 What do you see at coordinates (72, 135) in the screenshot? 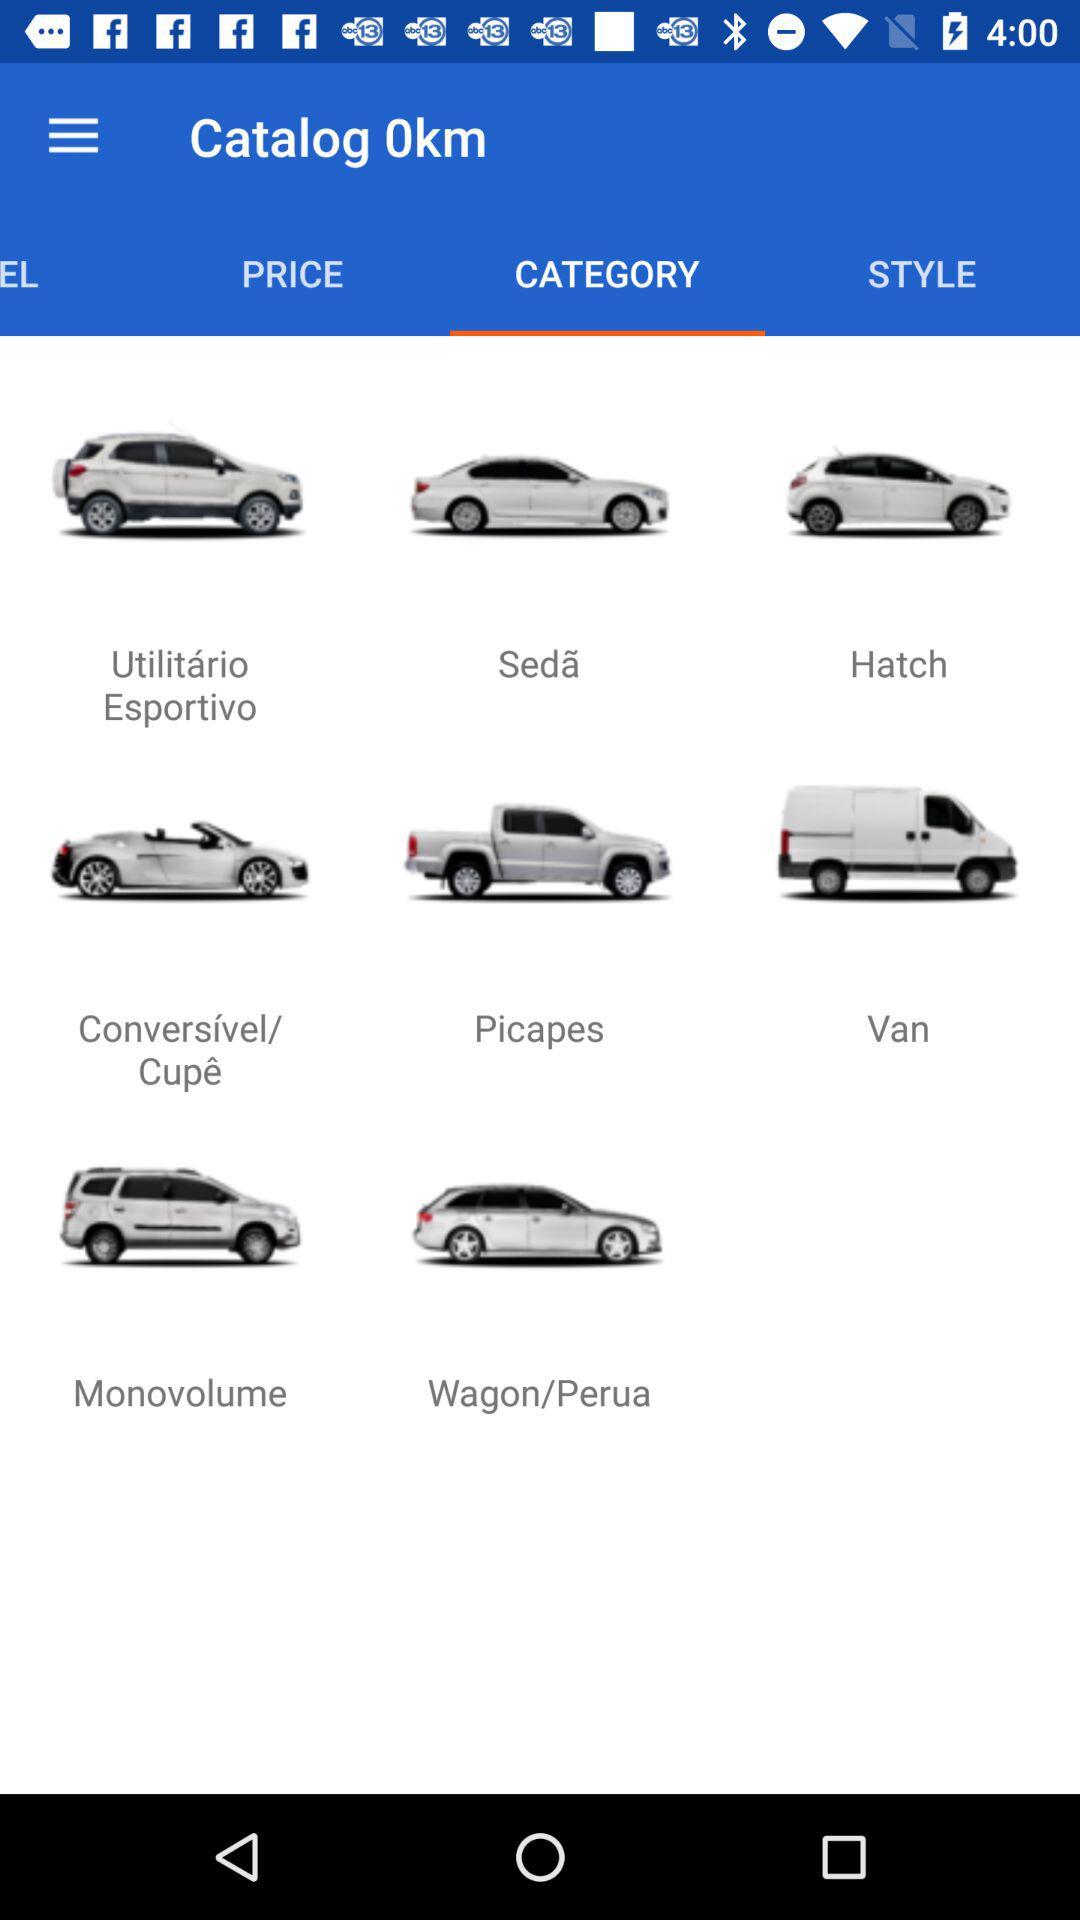
I see `item next to the catalog 0km` at bounding box center [72, 135].